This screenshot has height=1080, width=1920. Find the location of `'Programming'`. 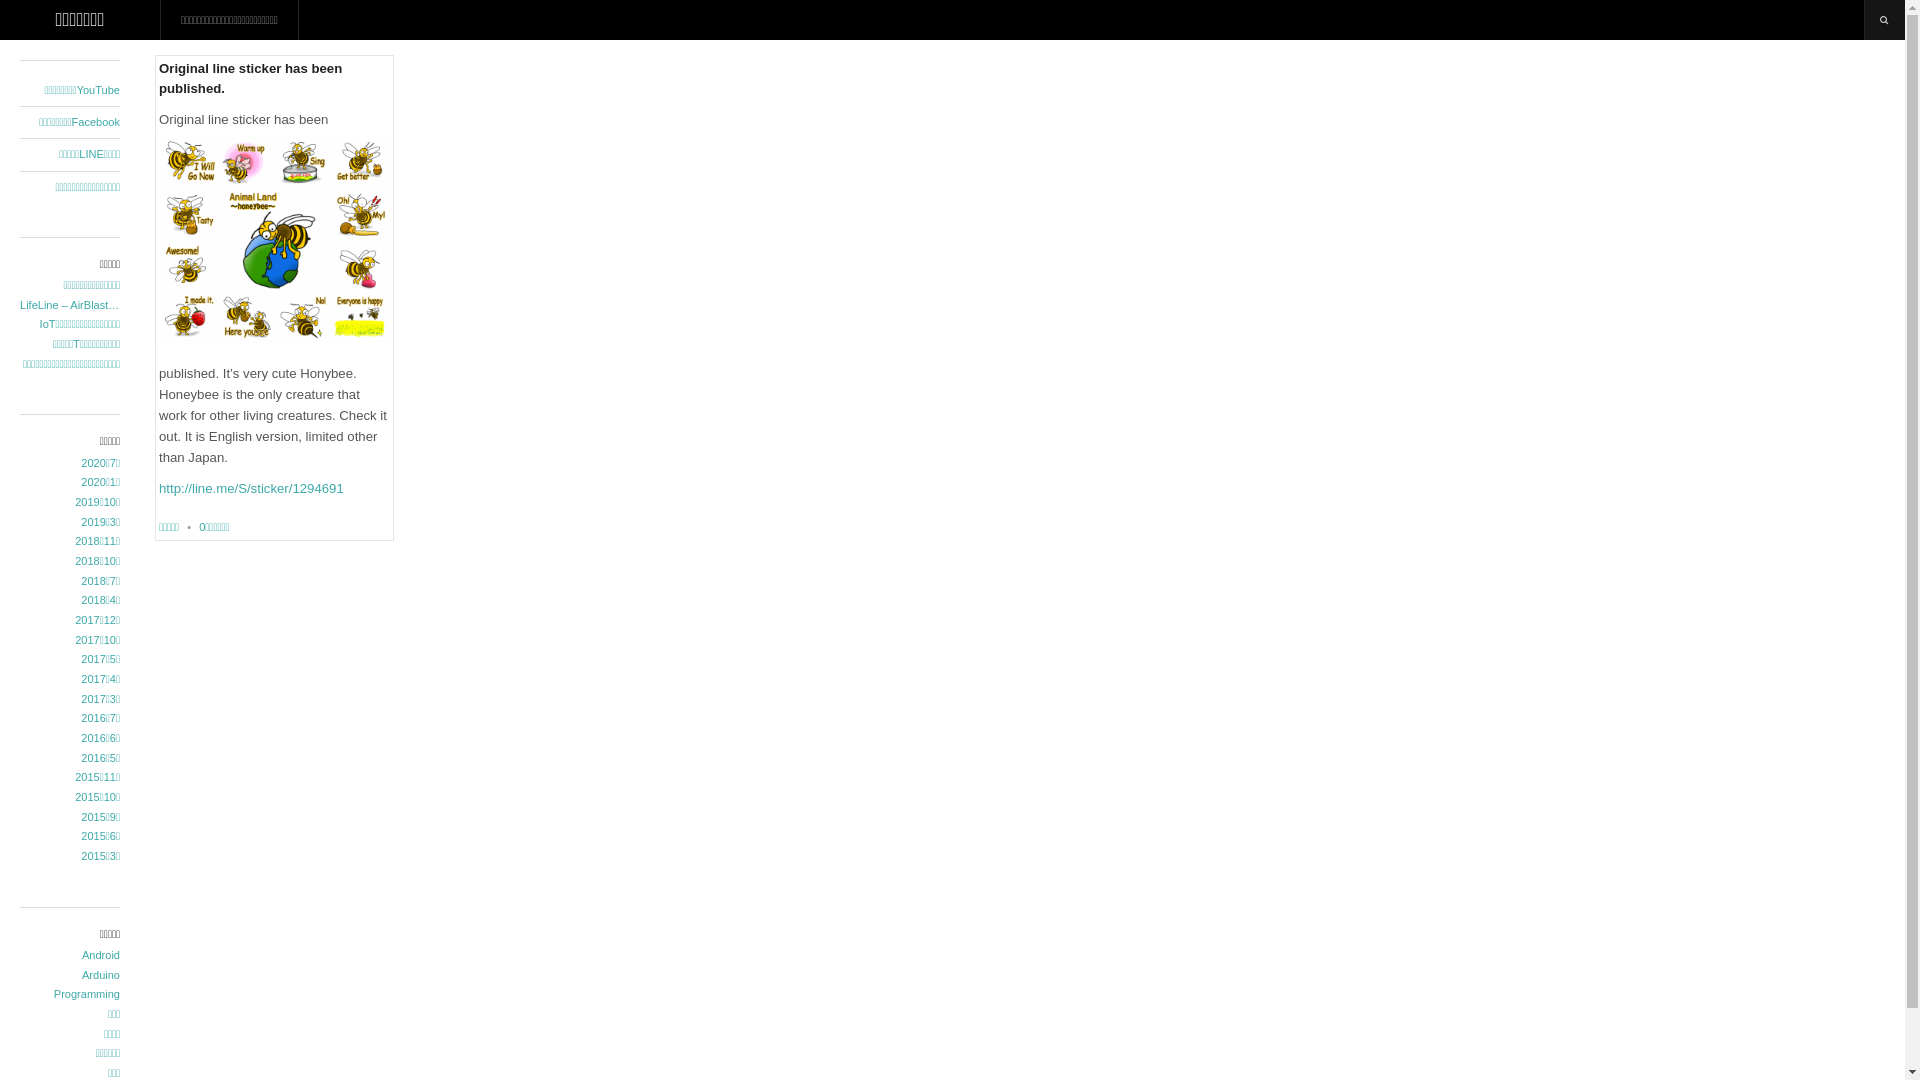

'Programming' is located at coordinates (70, 995).